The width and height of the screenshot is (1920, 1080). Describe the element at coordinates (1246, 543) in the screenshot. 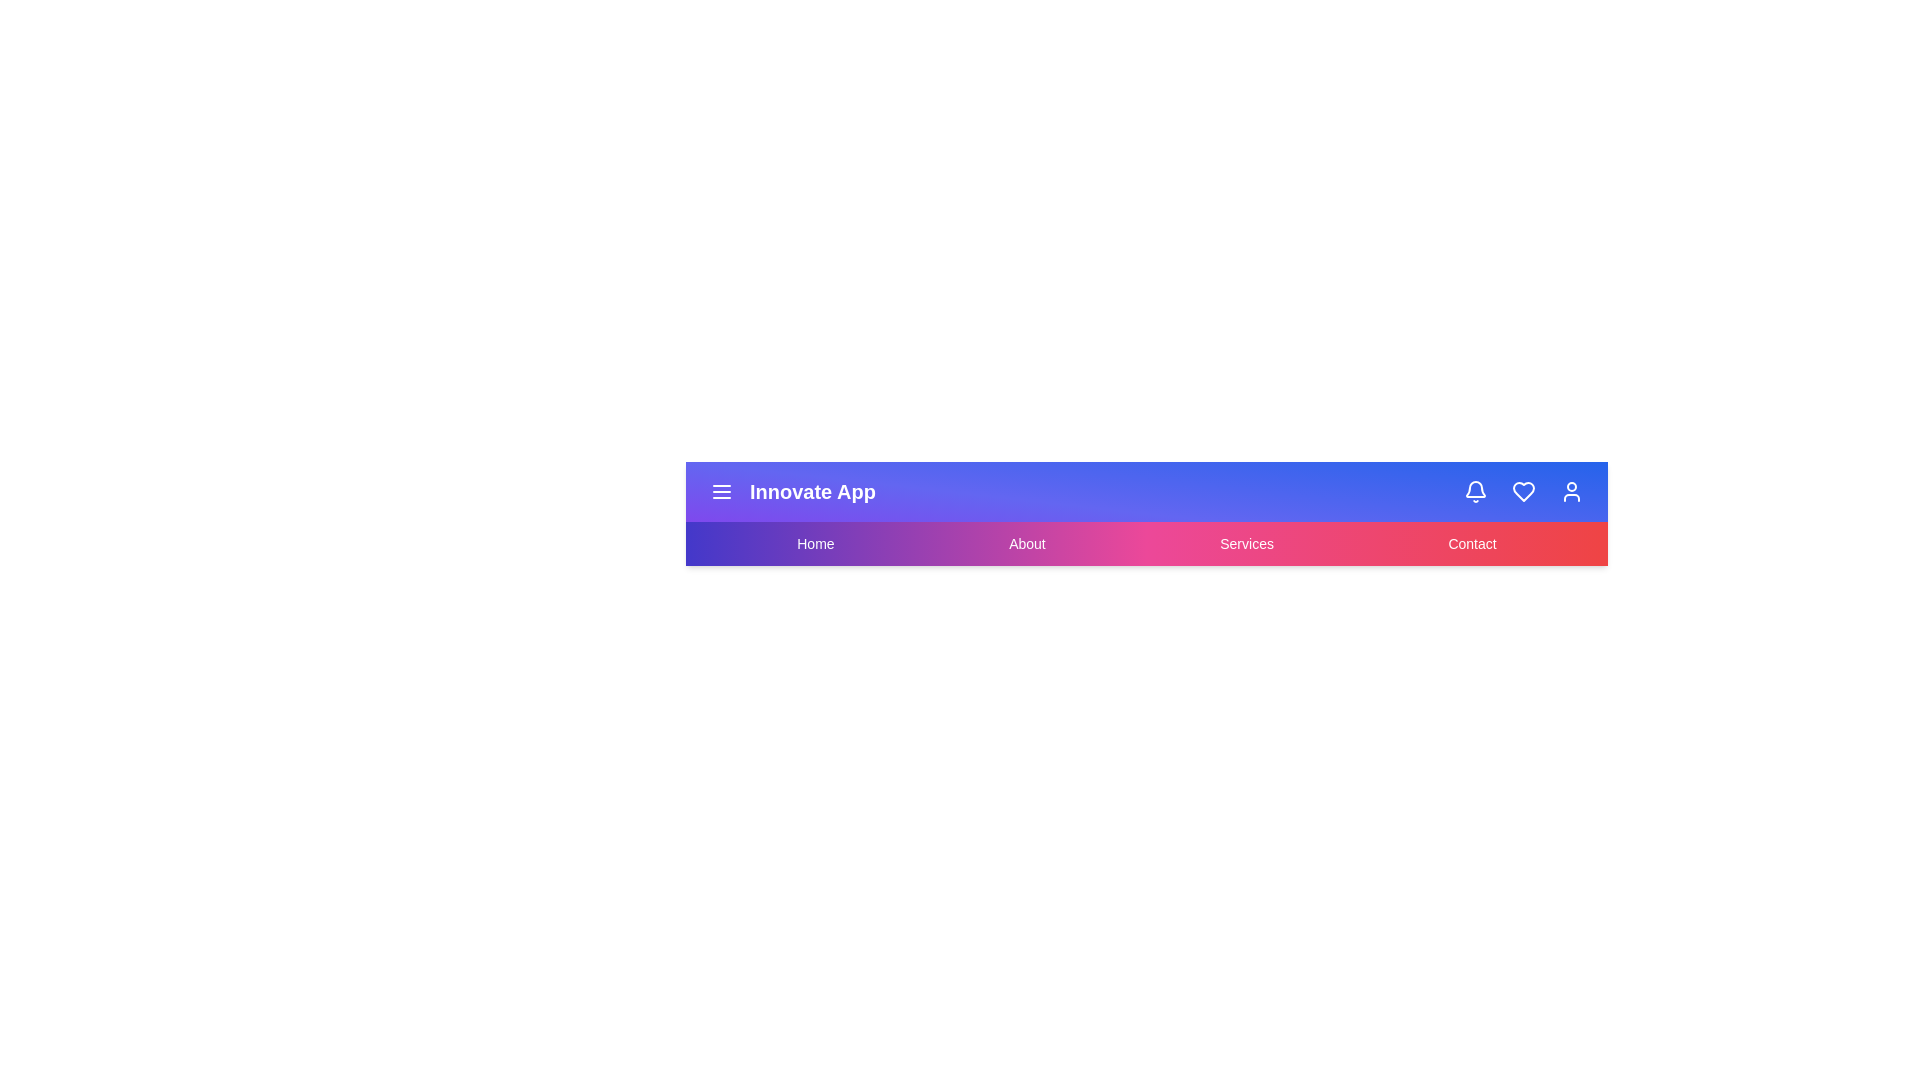

I see `the interactive element Services Link` at that location.